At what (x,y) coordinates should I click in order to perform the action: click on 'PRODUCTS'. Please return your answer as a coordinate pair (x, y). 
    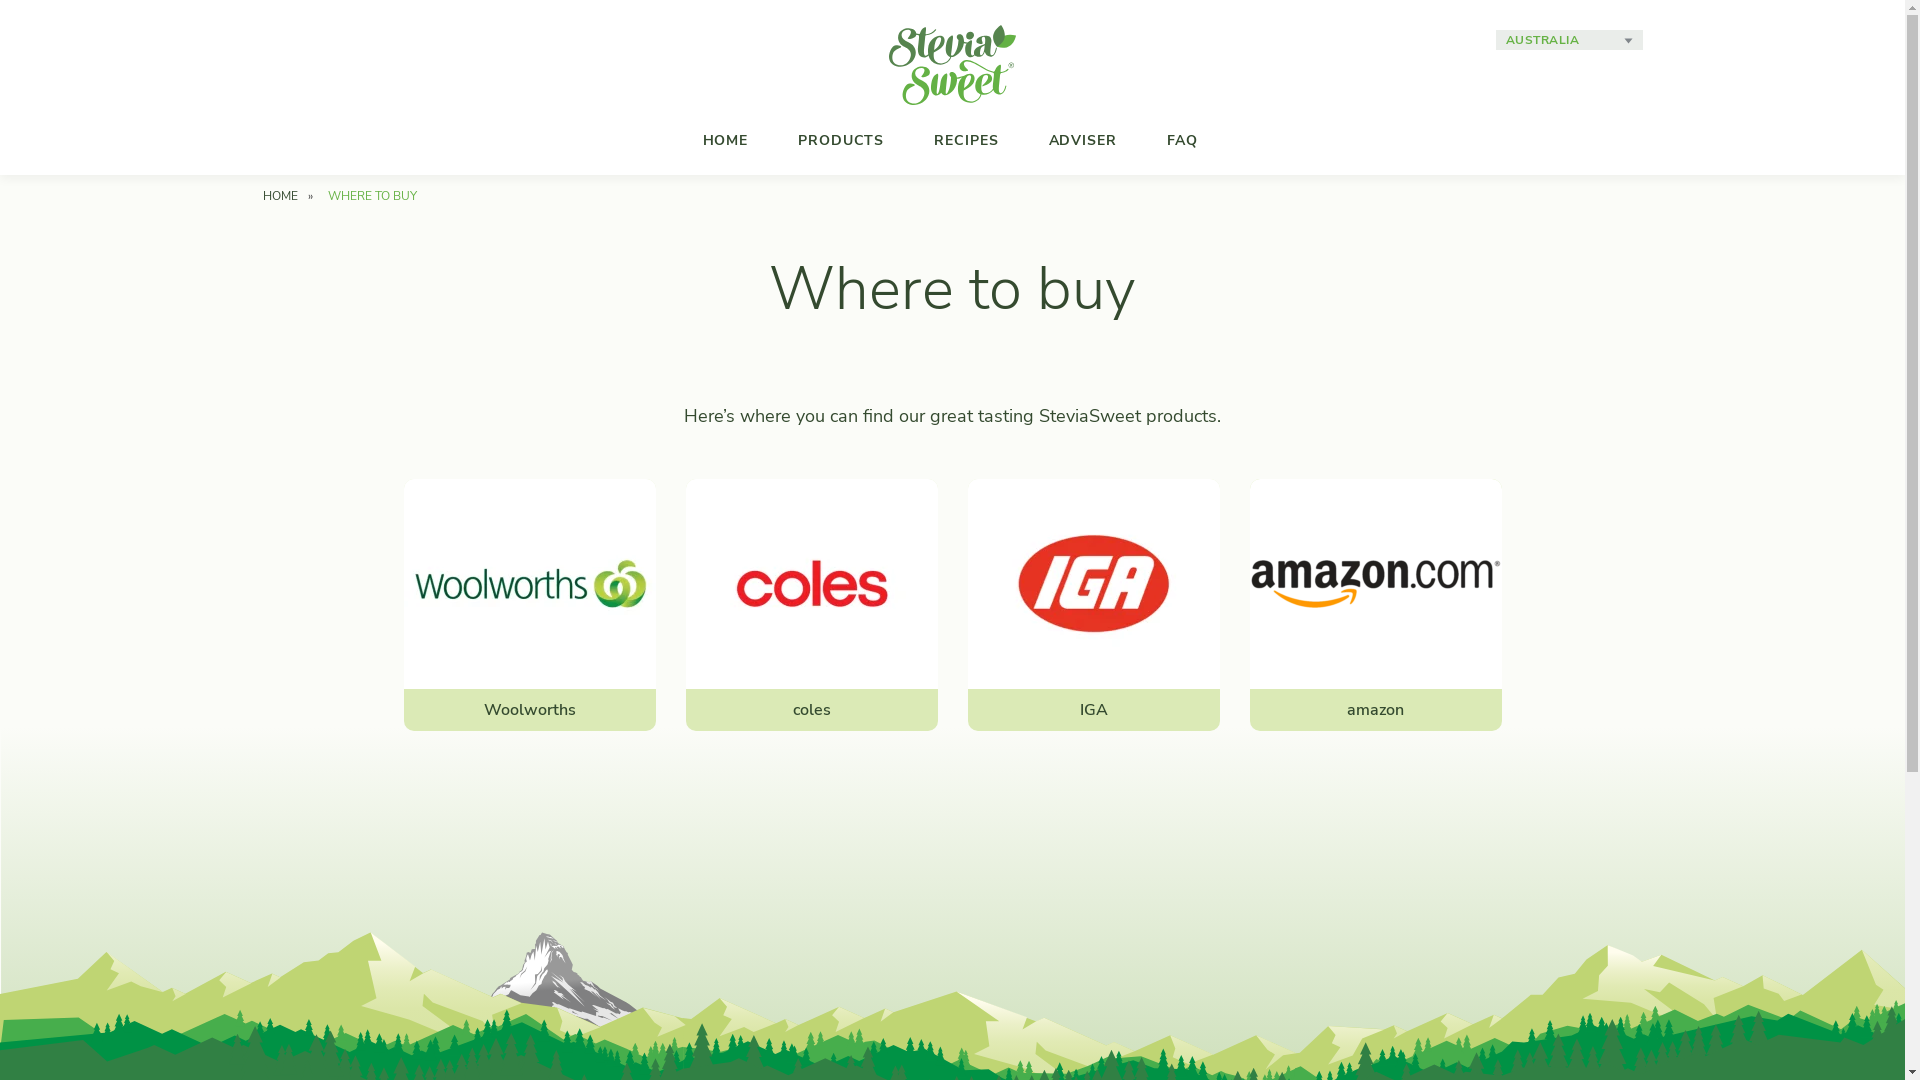
    Looking at the image, I should click on (776, 139).